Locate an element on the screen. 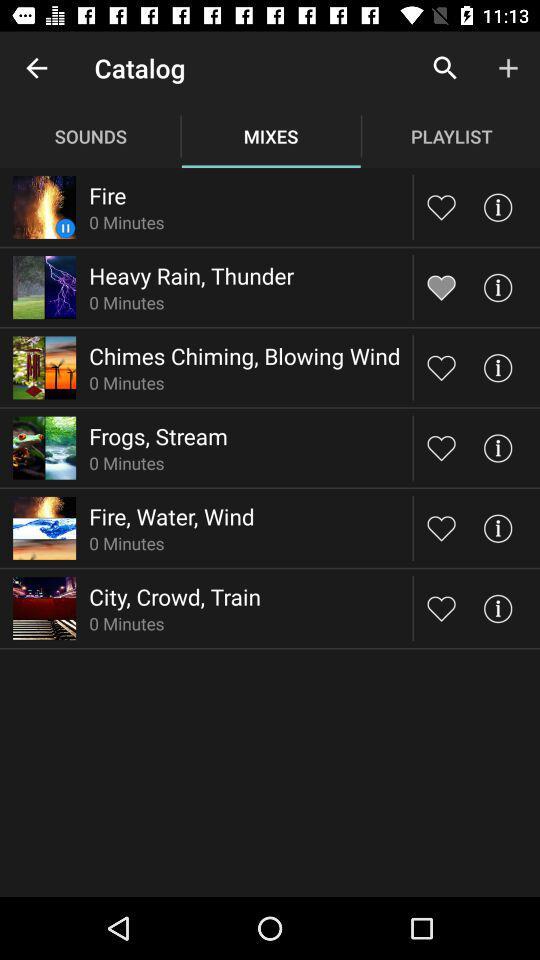 The width and height of the screenshot is (540, 960). the article is located at coordinates (441, 527).